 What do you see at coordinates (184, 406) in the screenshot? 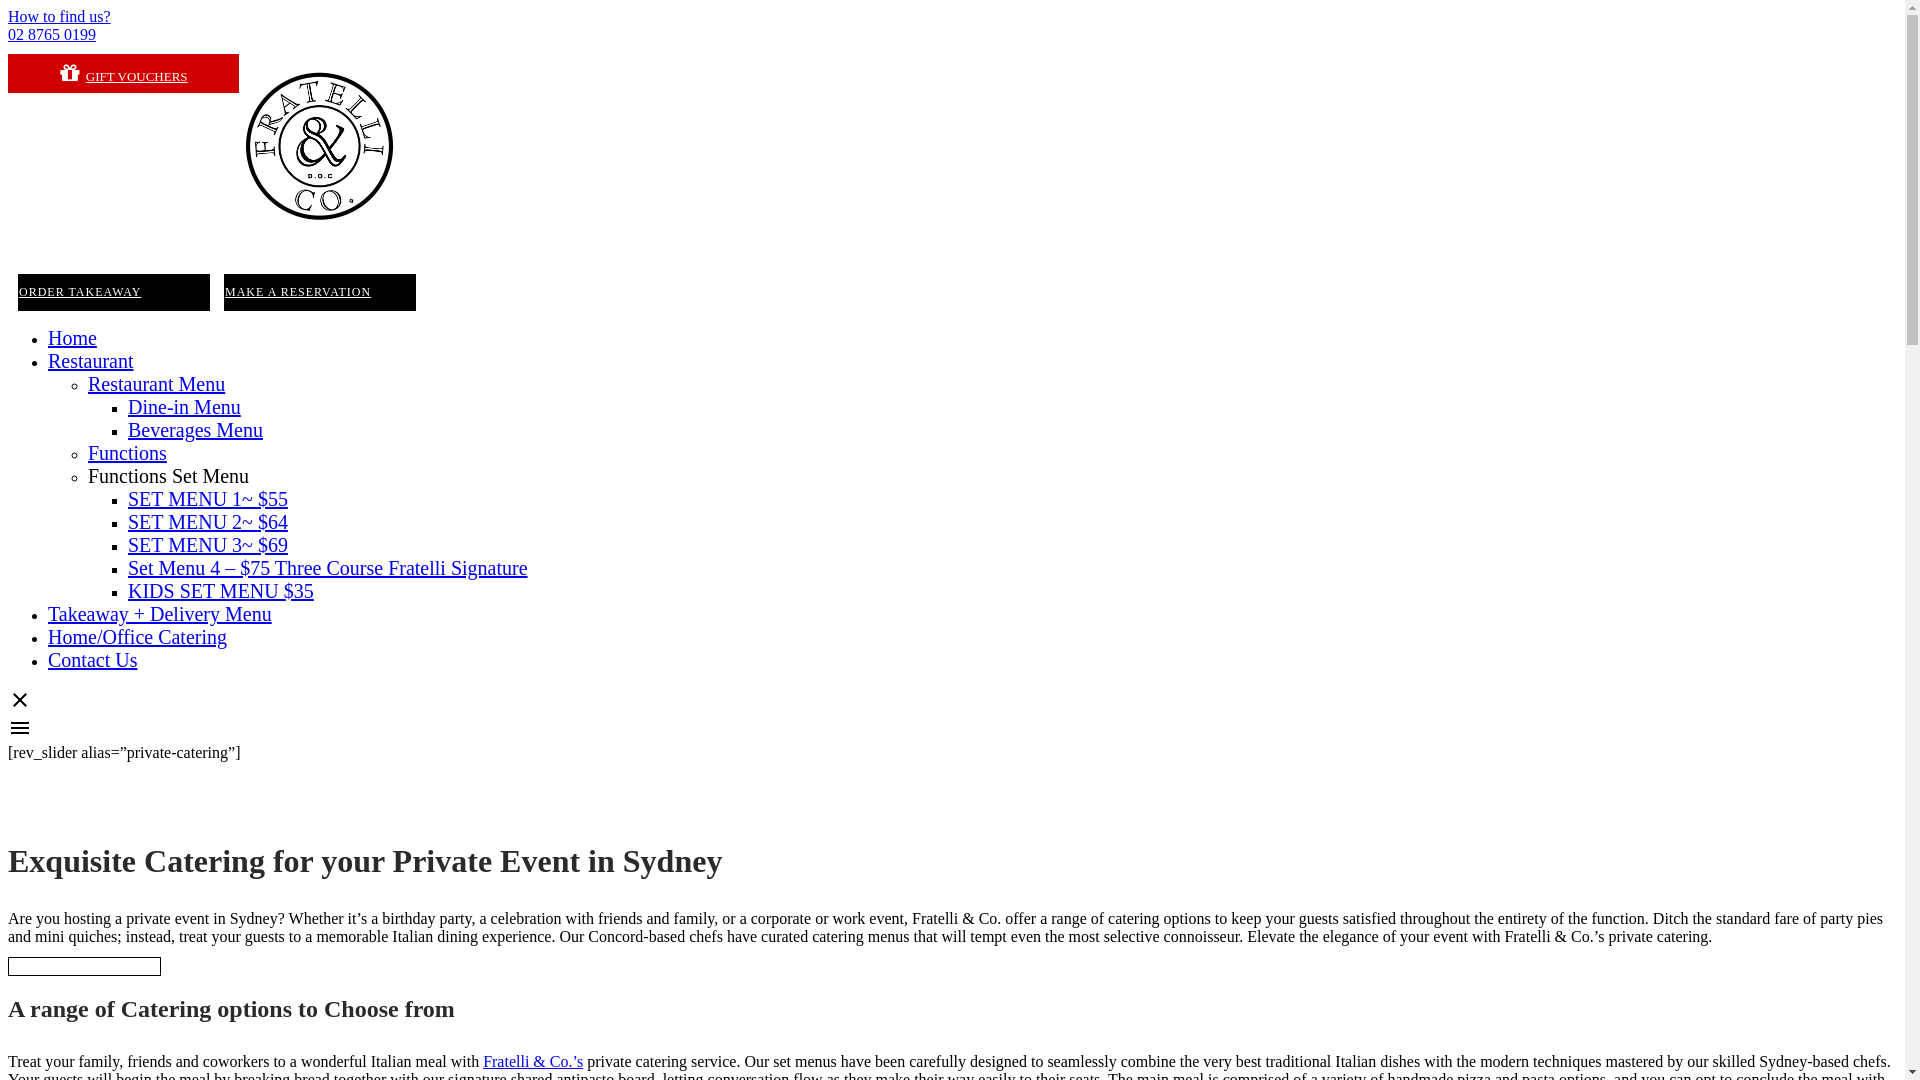
I see `'Dine-in Menu'` at bounding box center [184, 406].